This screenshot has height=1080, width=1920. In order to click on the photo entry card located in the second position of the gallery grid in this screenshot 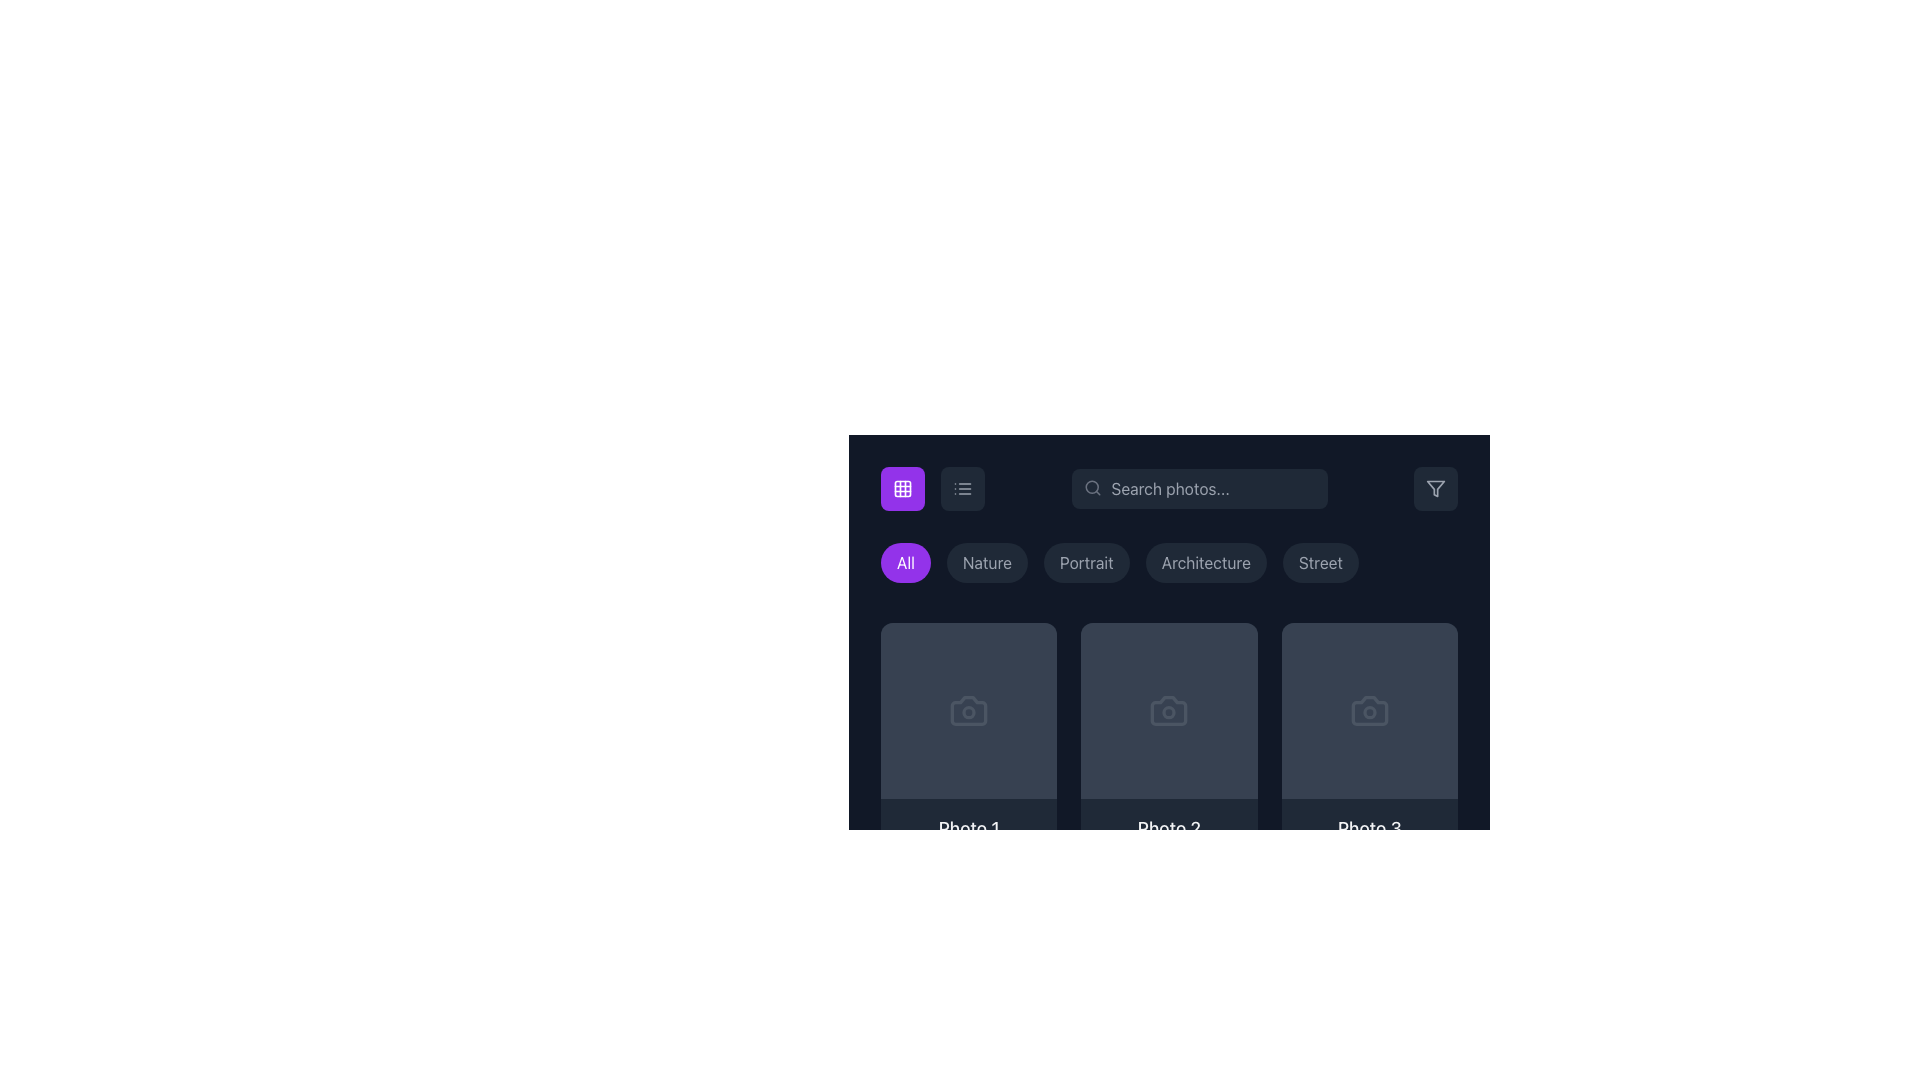, I will do `click(1169, 766)`.